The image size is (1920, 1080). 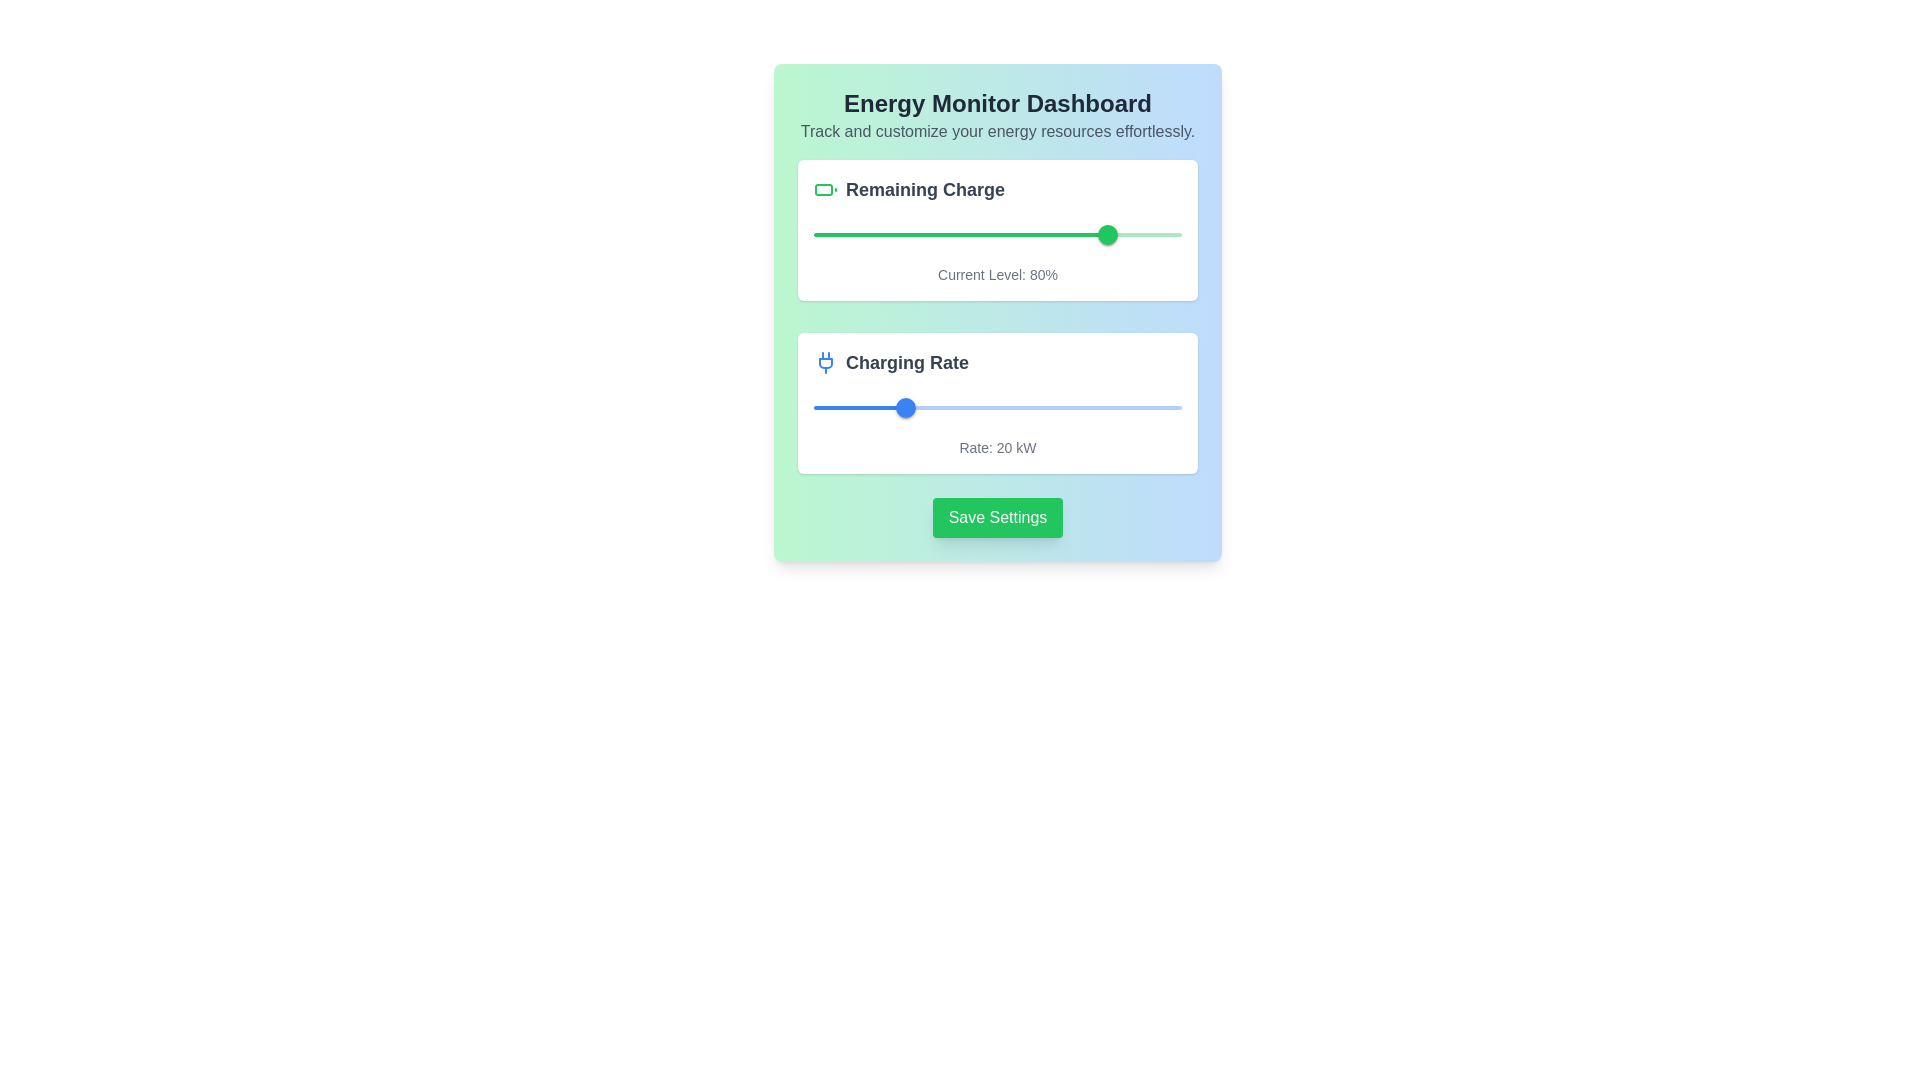 I want to click on the slider, so click(x=1159, y=407).